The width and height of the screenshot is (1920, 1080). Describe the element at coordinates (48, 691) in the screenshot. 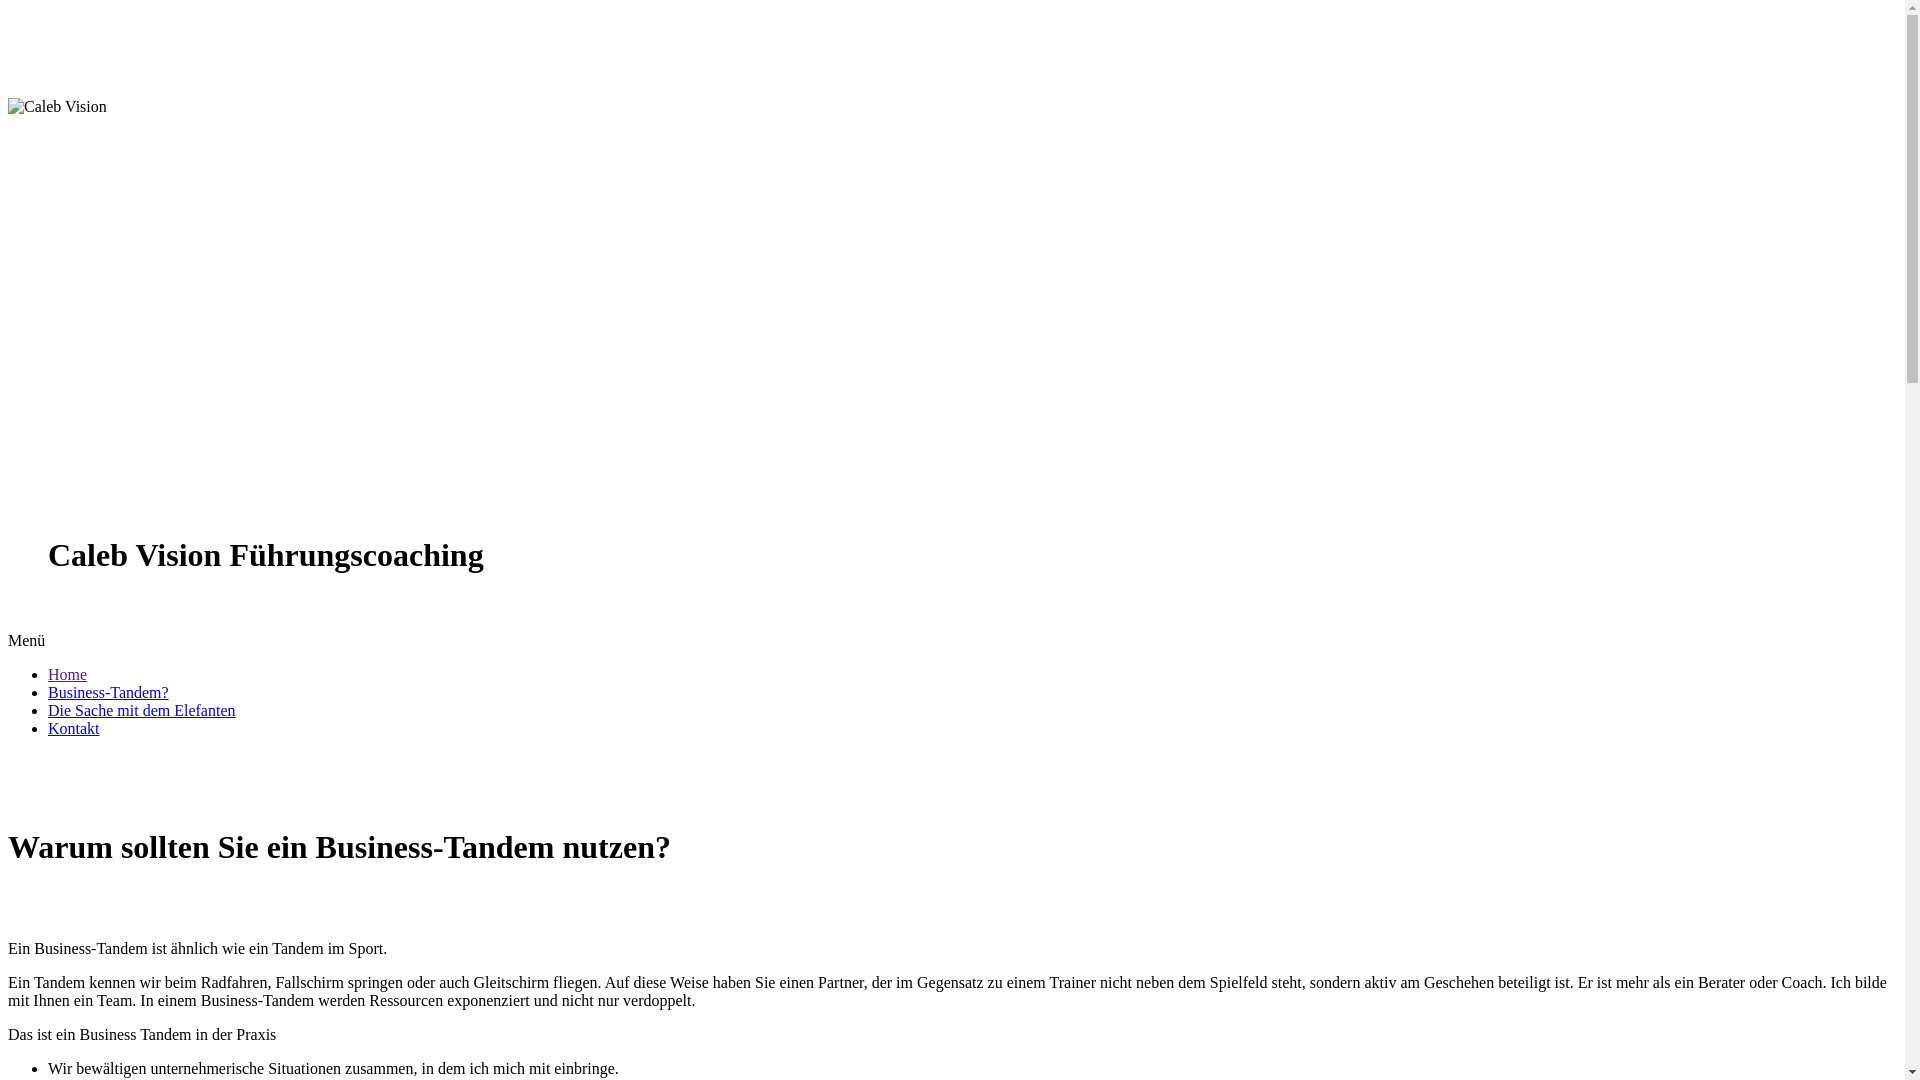

I see `'Business-Tandem?'` at that location.